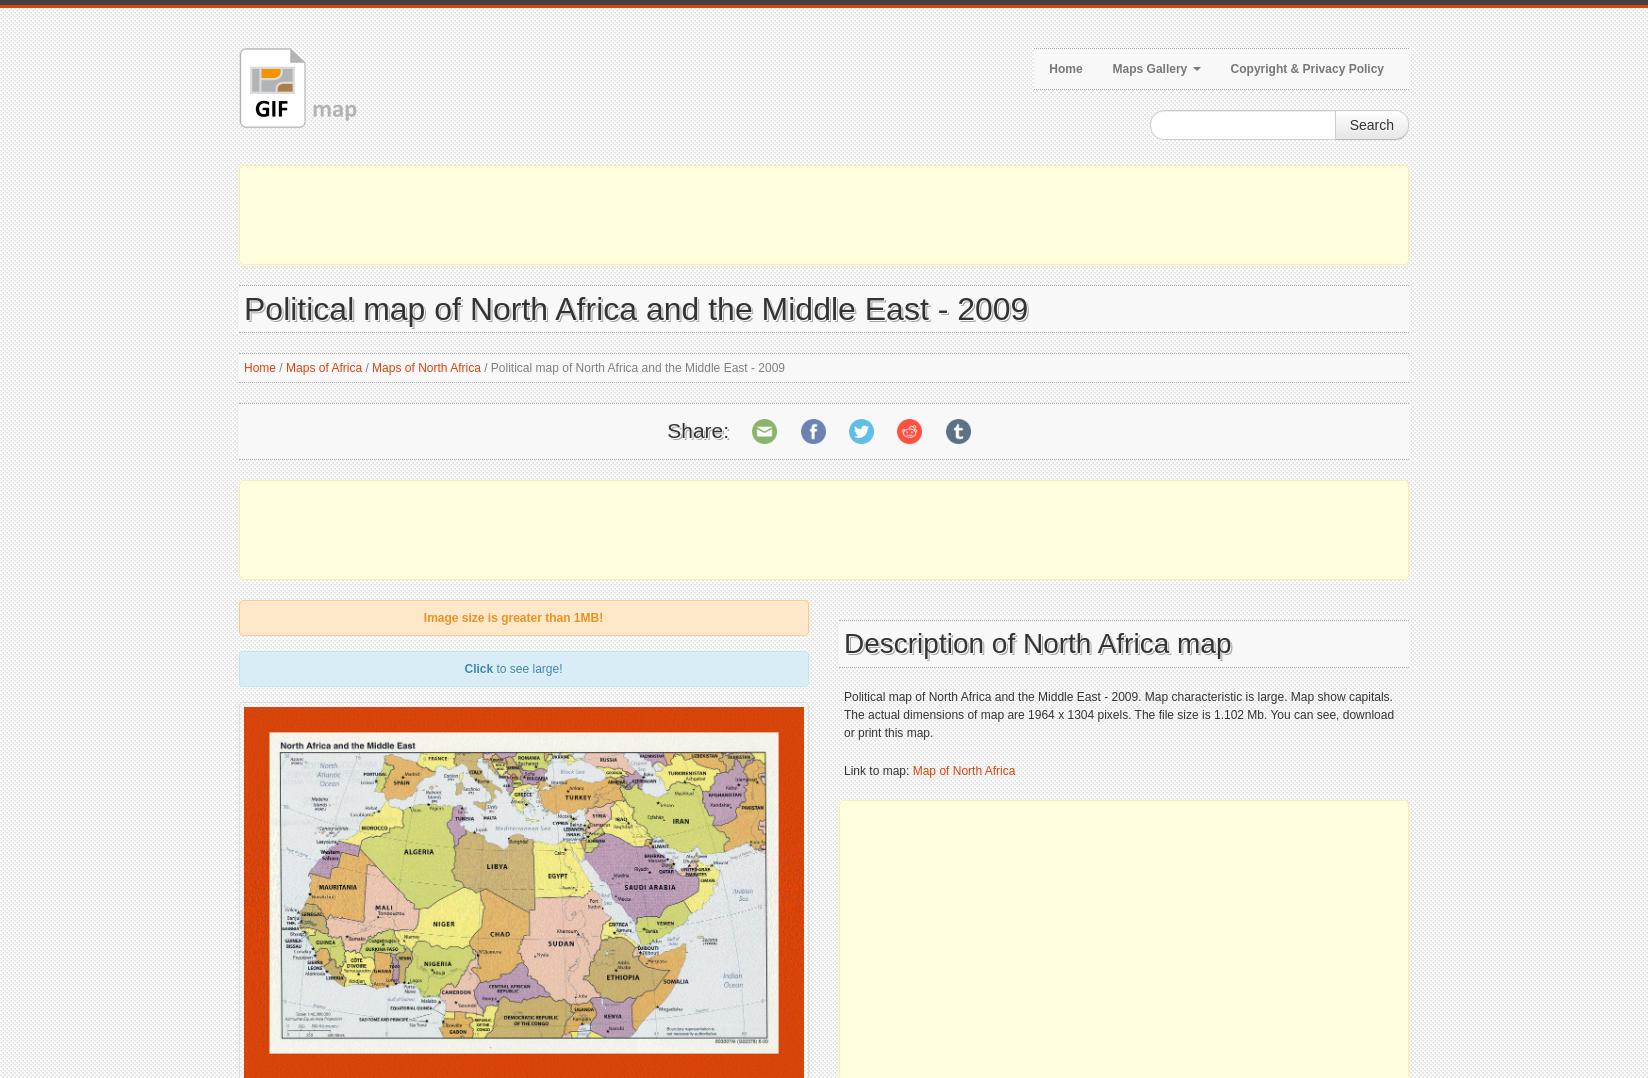 This screenshot has height=1078, width=1648. Describe the element at coordinates (1117, 714) in the screenshot. I see `'Political map of North Africa and the Middle East - 2009. Map characteristic is large. Map show capitals.
                        The actual dimensions of map are 1964 x 1304 pixels.
                        The file size is 1.102 Mb.
                        You can see, download or print this map.'` at that location.